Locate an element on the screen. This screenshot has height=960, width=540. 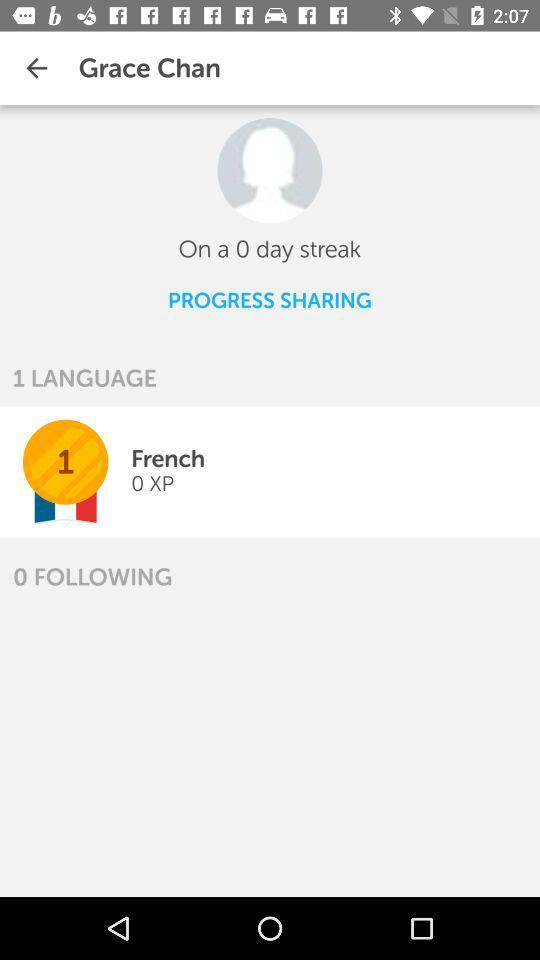
icon below the 1 icon is located at coordinates (91, 577).